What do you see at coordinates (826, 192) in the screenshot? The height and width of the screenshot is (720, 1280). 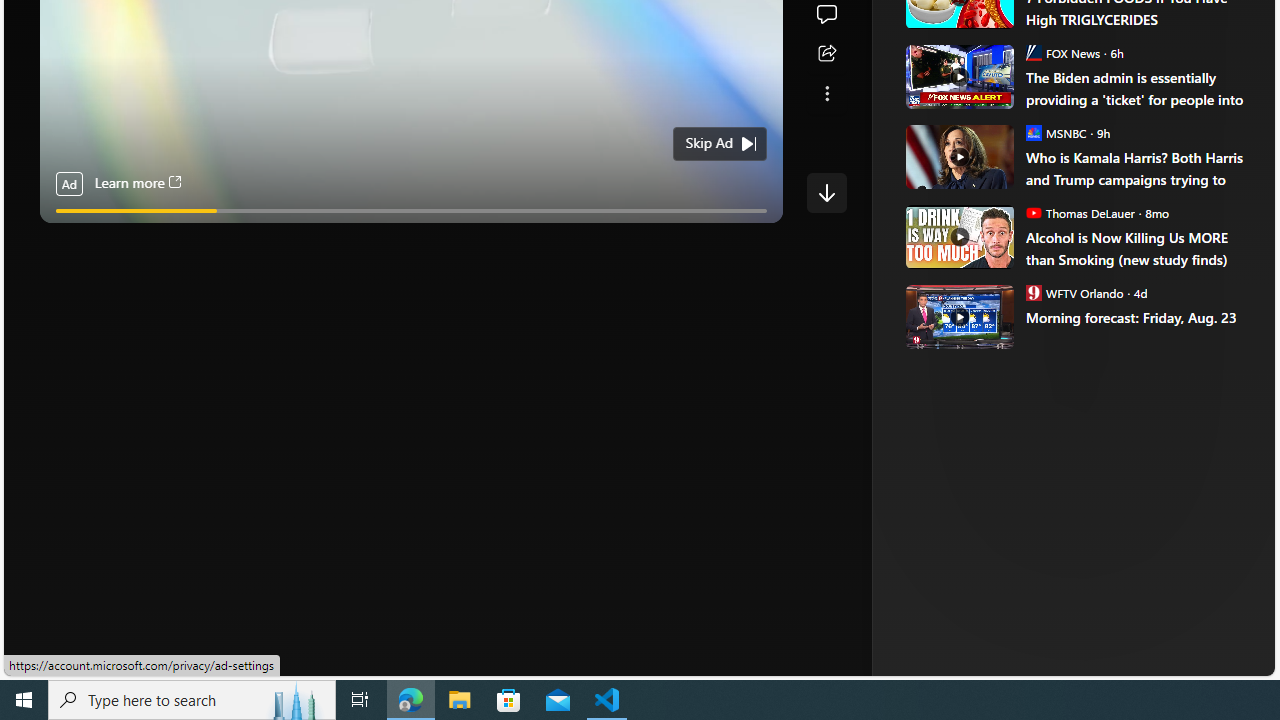 I see `'Class: control'` at bounding box center [826, 192].